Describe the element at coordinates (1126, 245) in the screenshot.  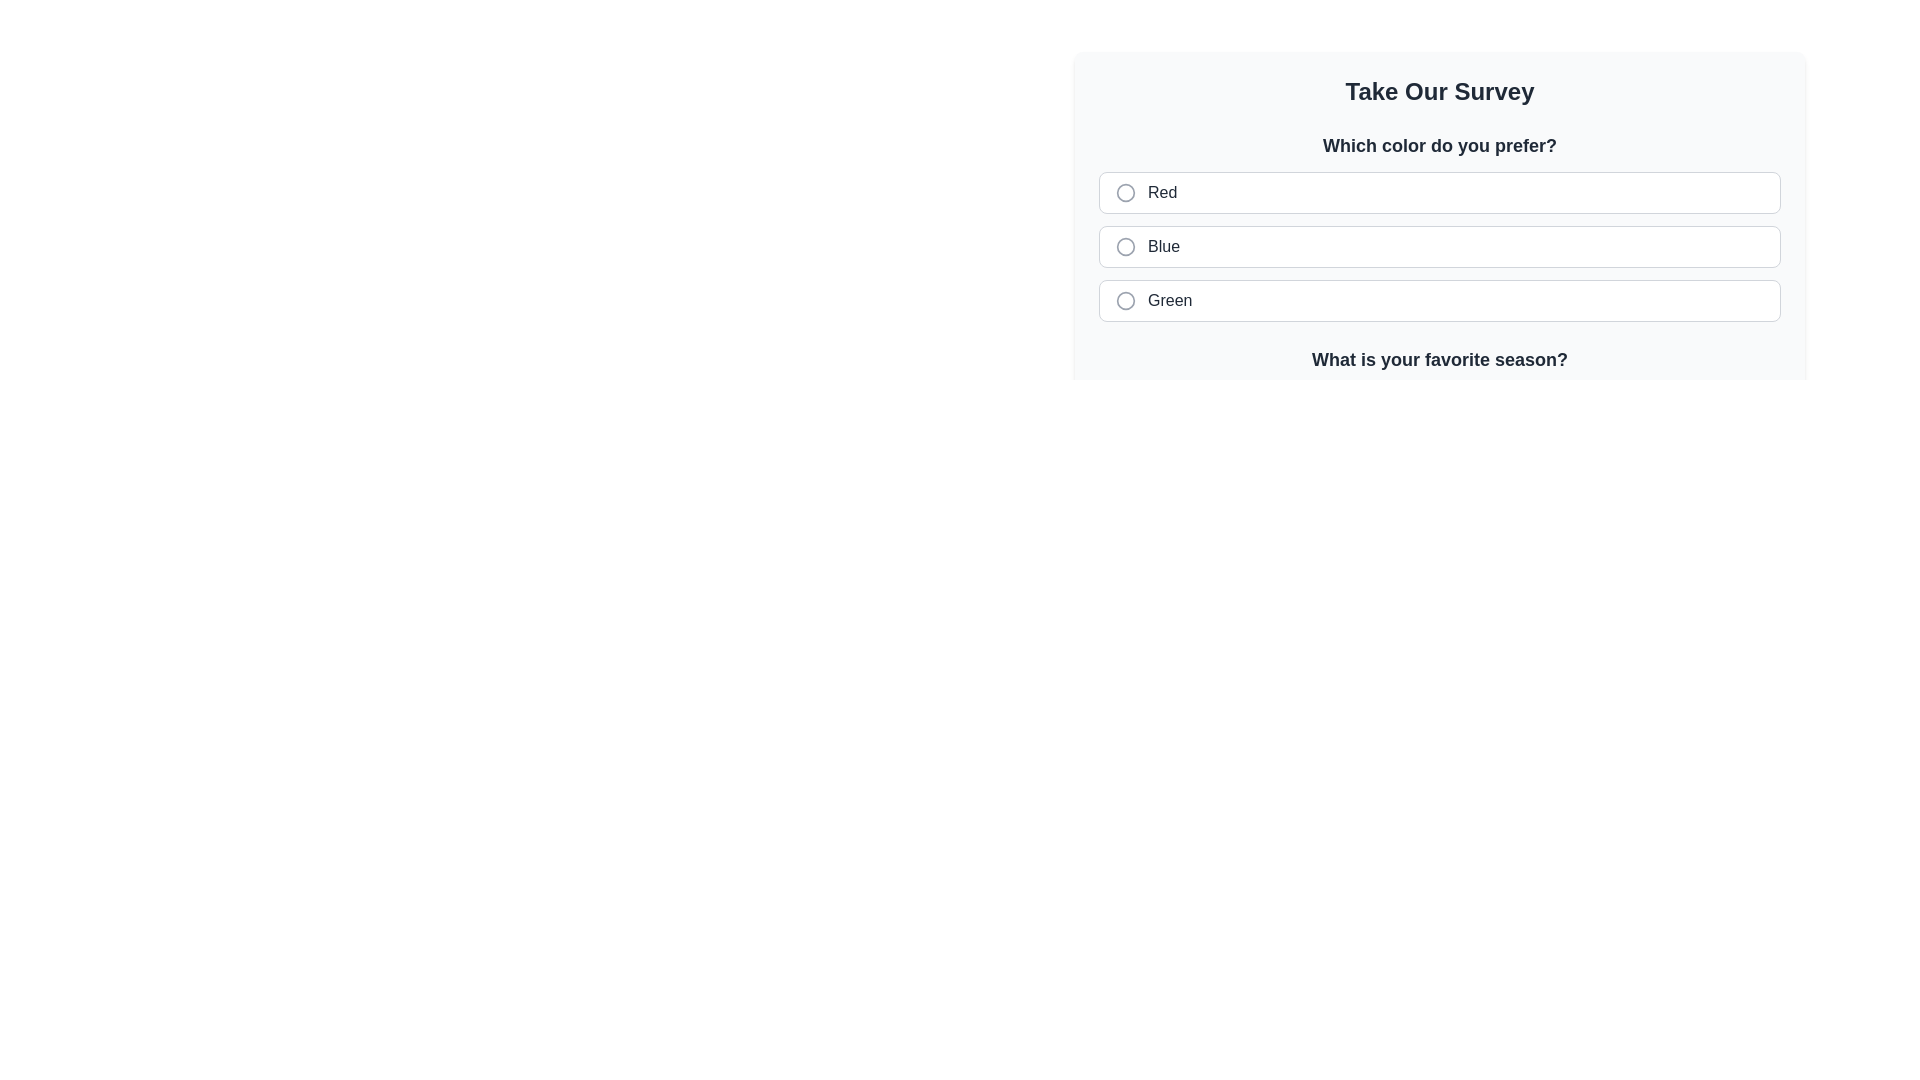
I see `the radio button labeled 'Blue'` at that location.